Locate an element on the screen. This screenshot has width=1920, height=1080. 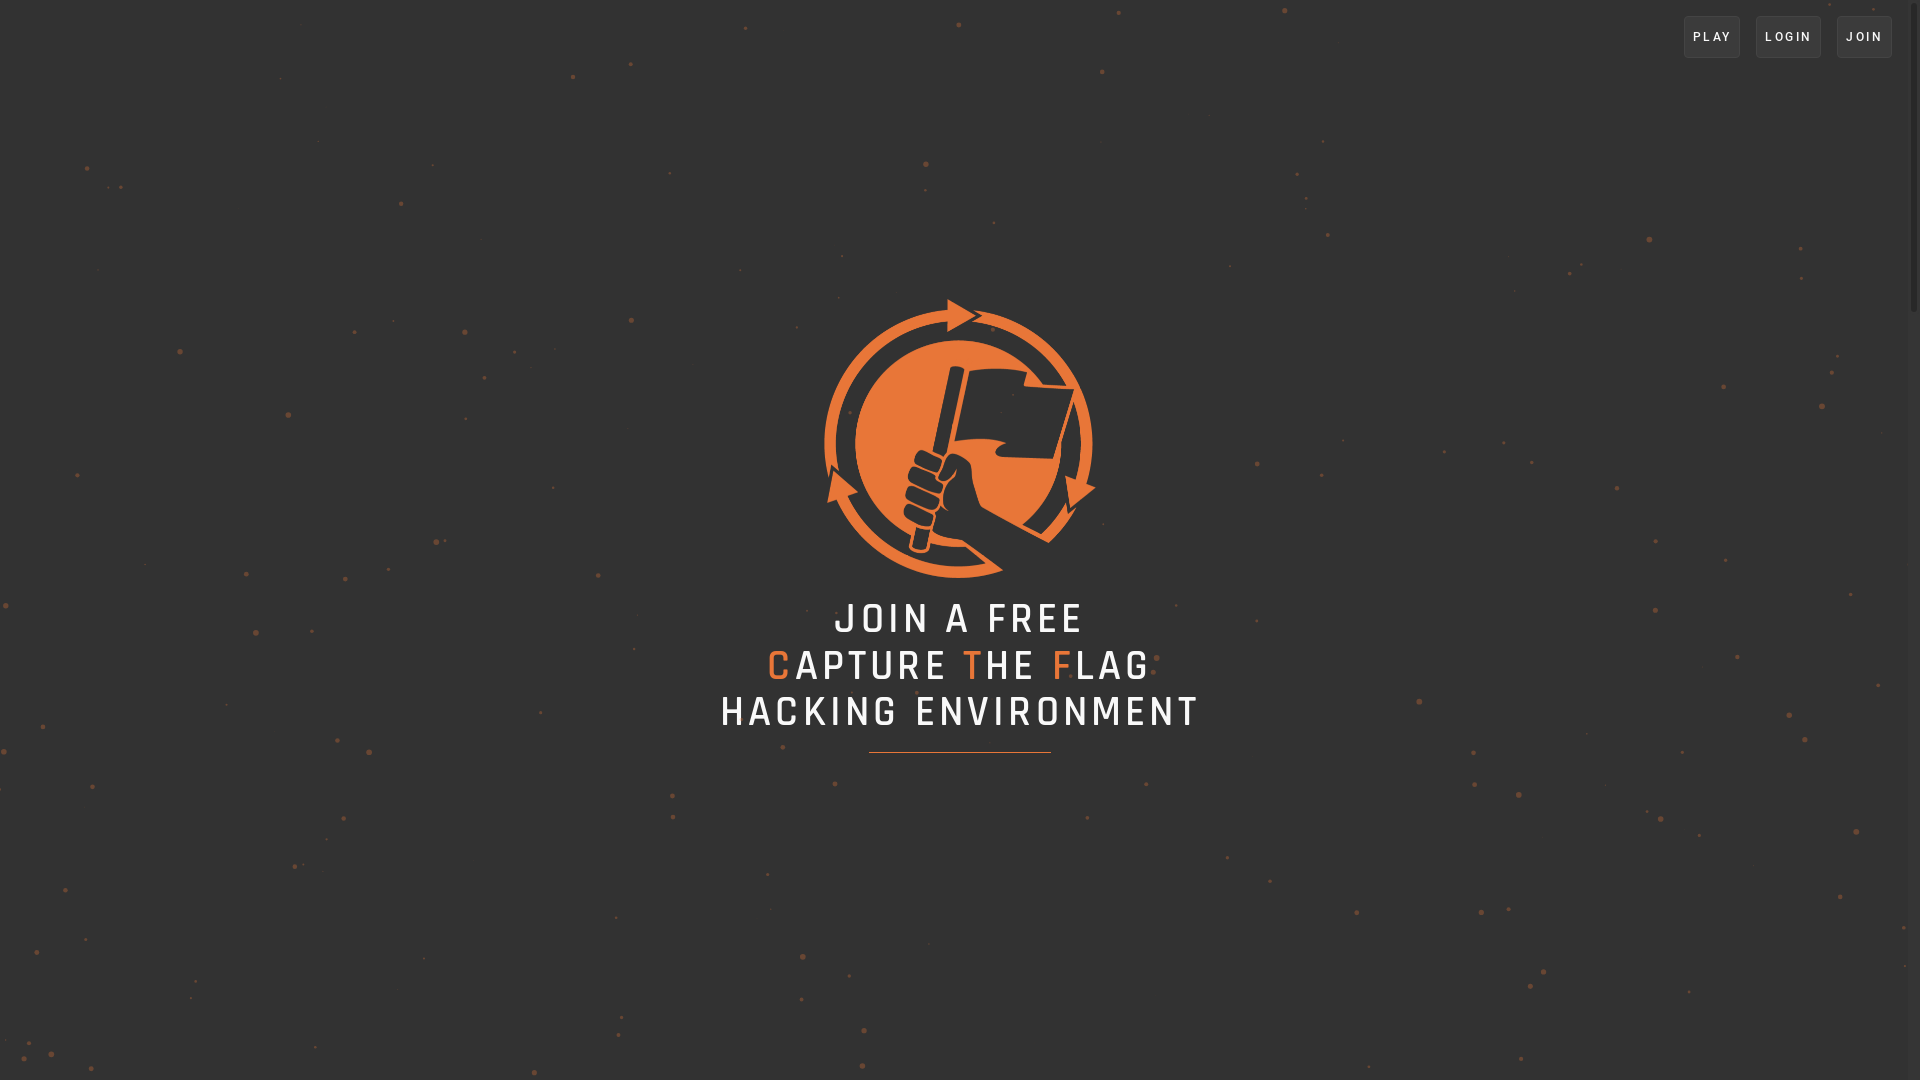
'PLAY' is located at coordinates (1711, 37).